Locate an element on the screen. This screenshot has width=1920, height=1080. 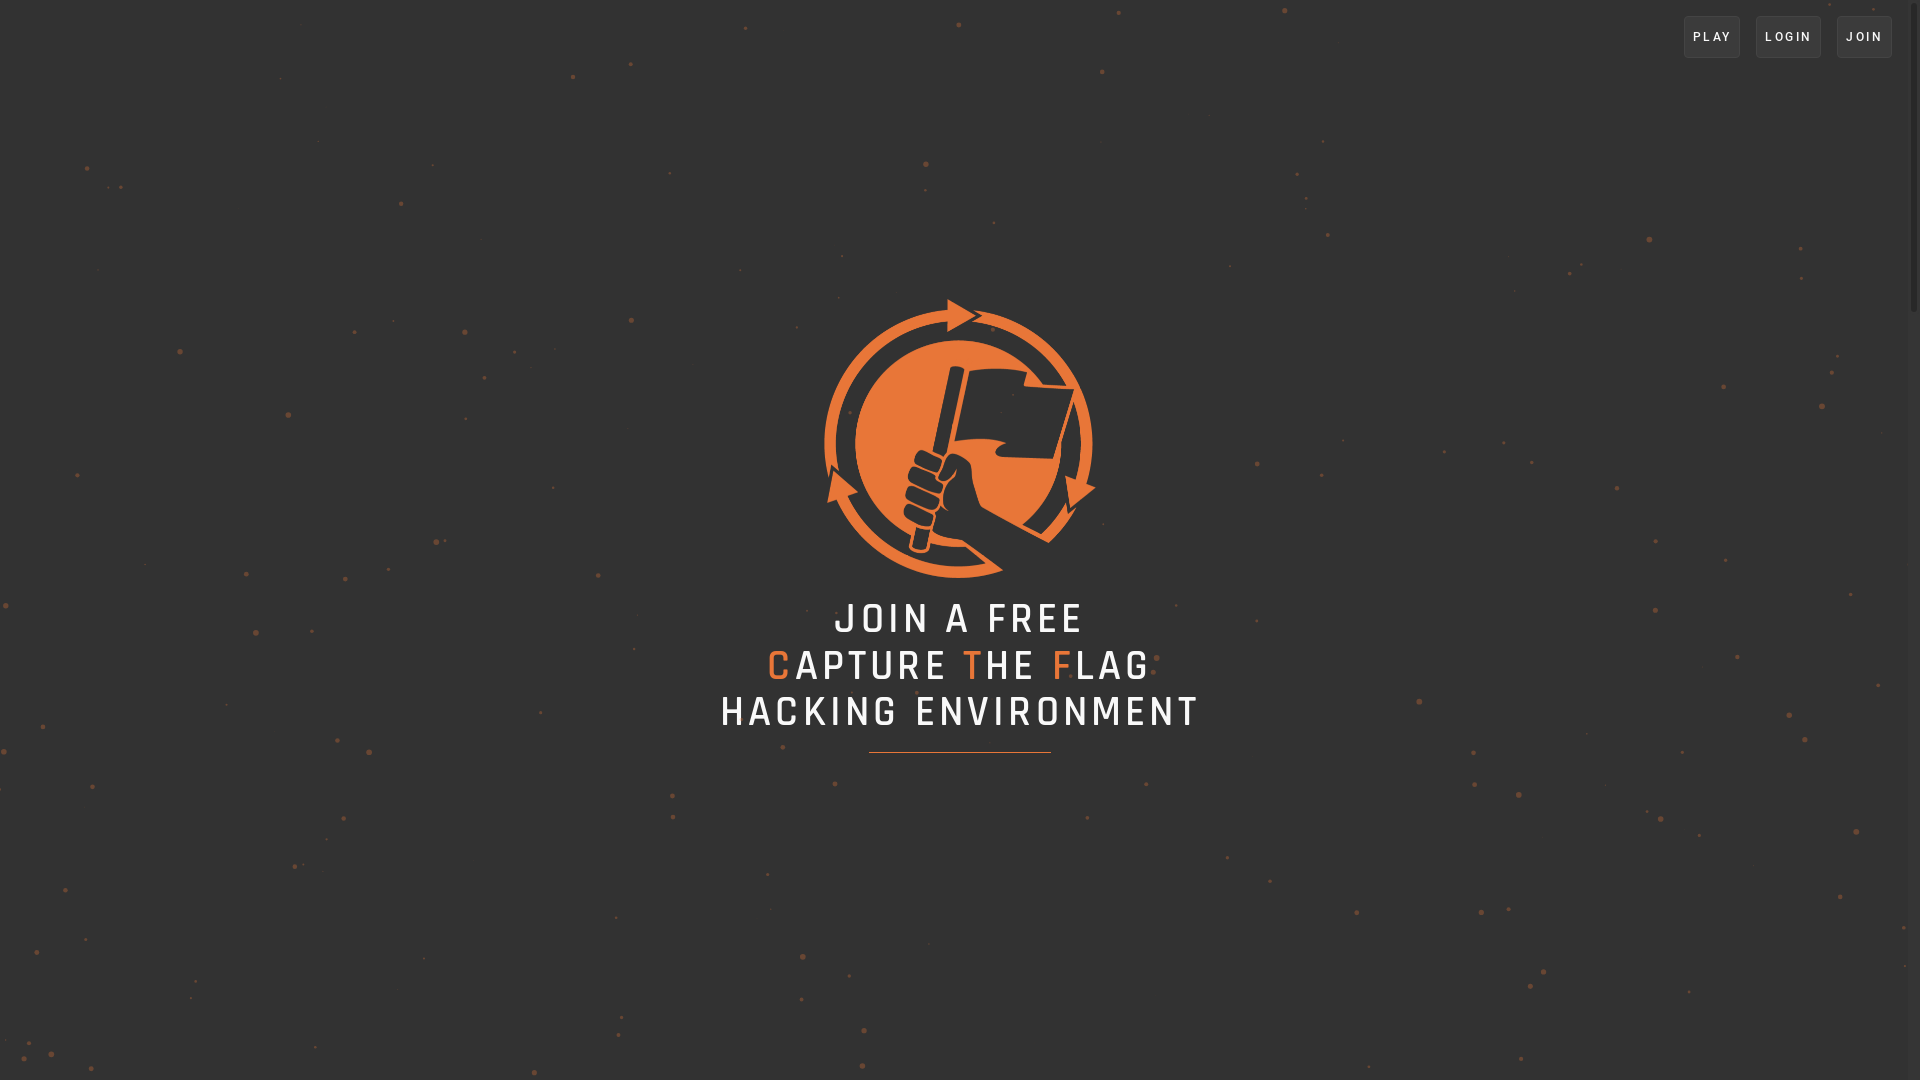
'PLAY' is located at coordinates (1711, 37).